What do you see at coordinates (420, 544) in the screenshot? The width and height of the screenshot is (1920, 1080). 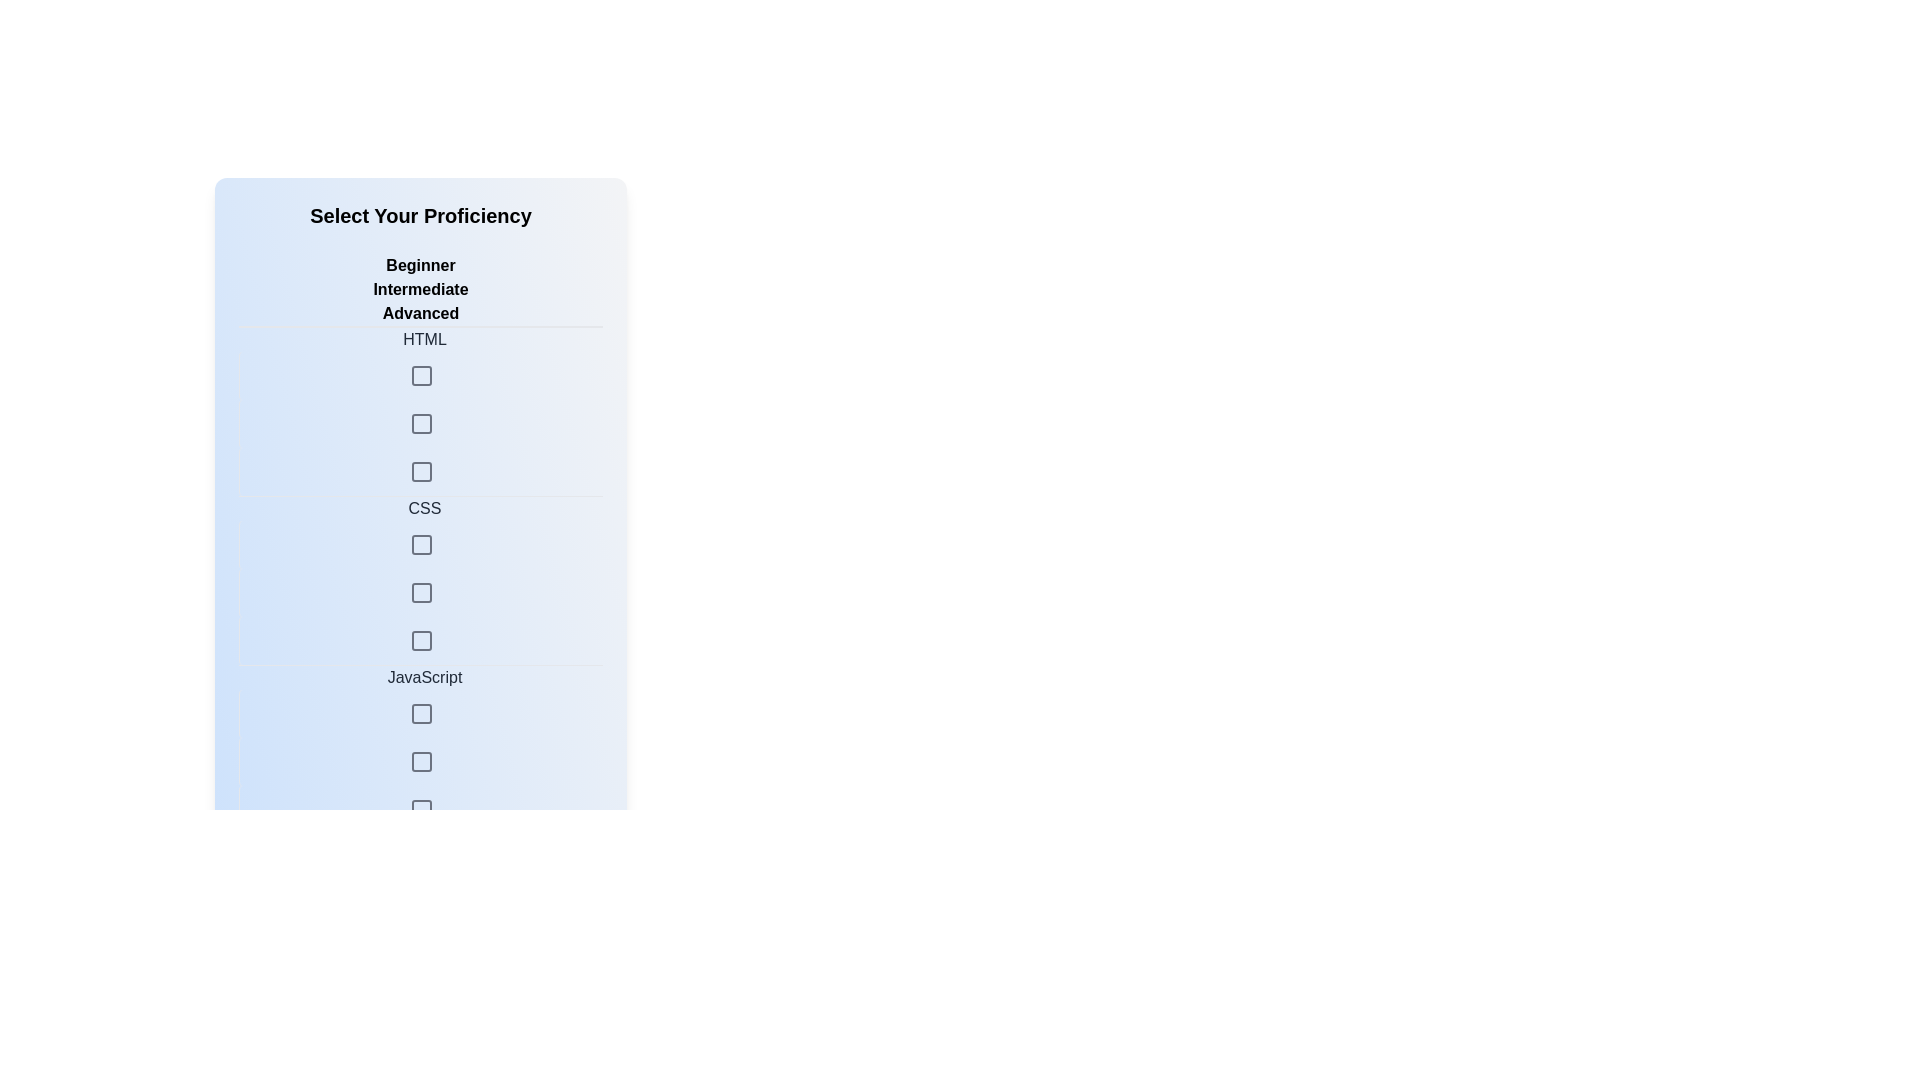 I see `the skill level Intermediate for the skill CSS` at bounding box center [420, 544].